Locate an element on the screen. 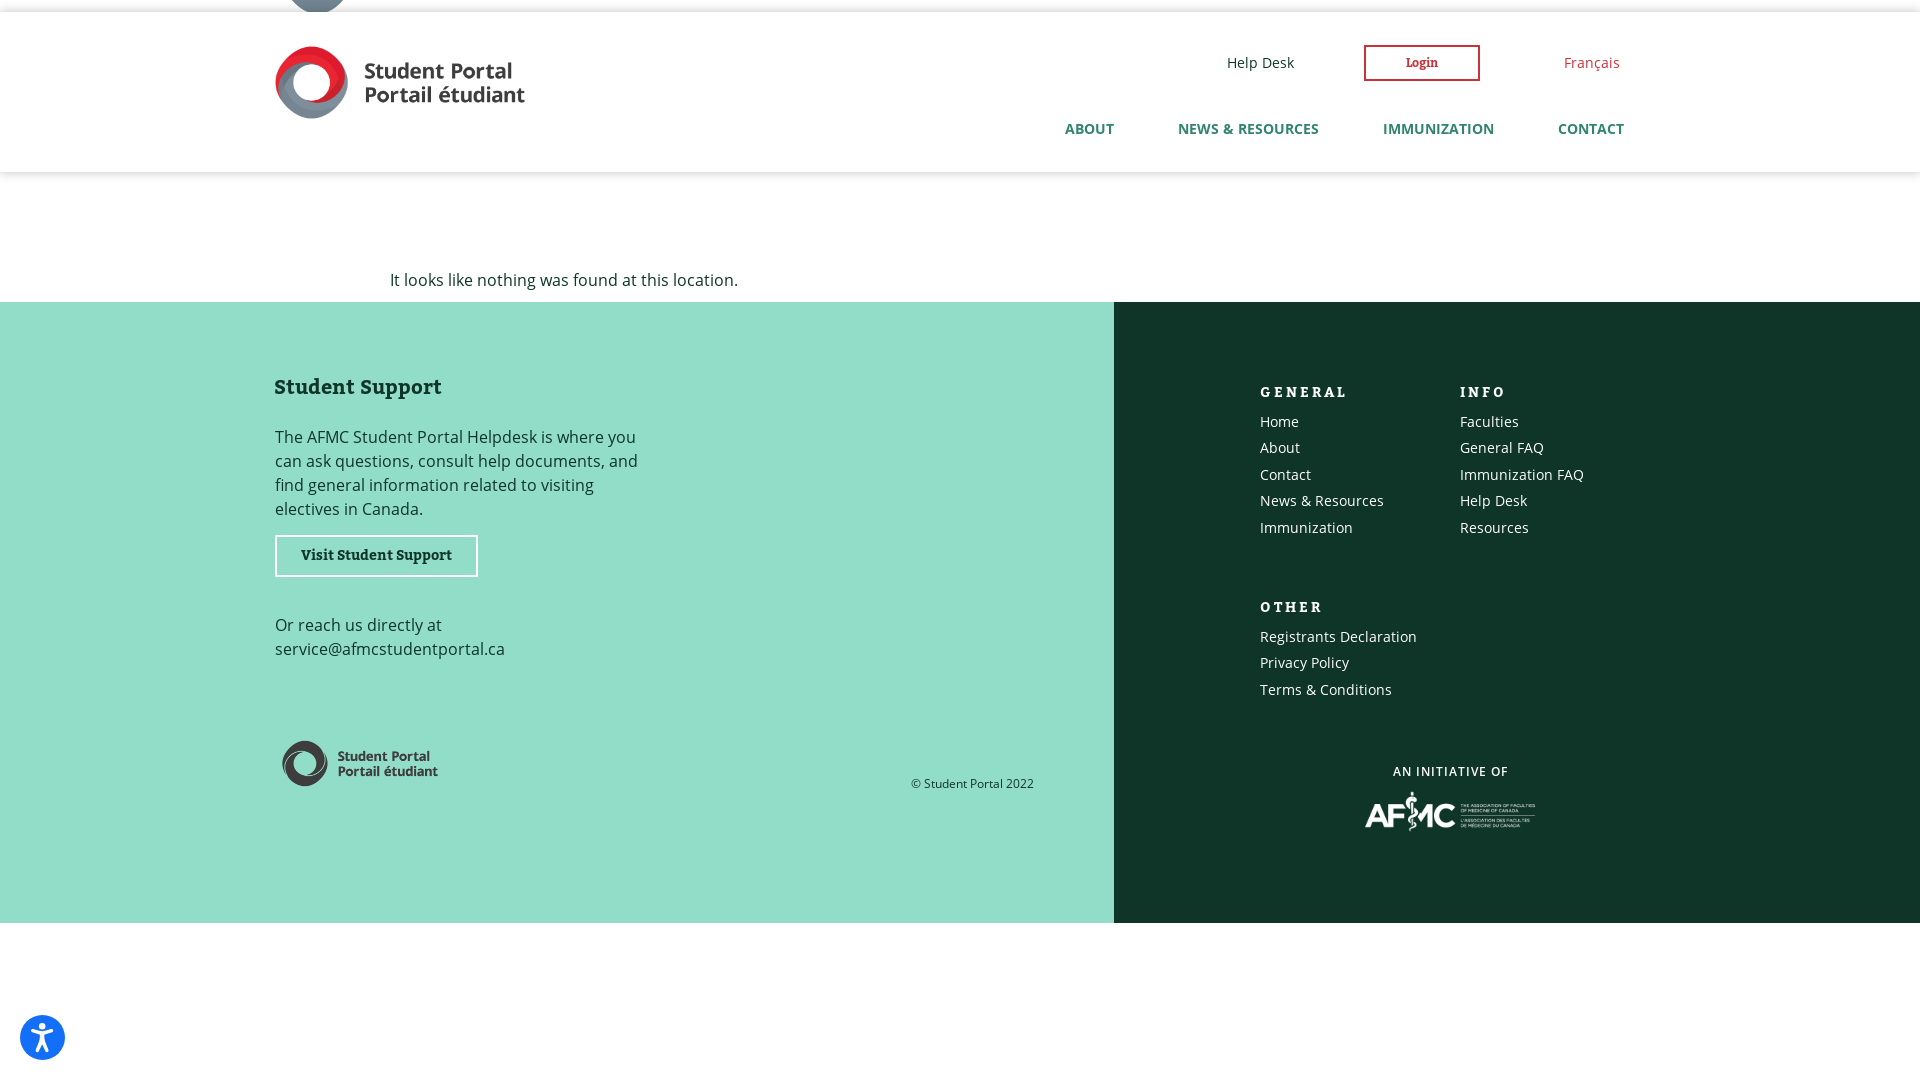  'Help Desk' is located at coordinates (1203, 61).